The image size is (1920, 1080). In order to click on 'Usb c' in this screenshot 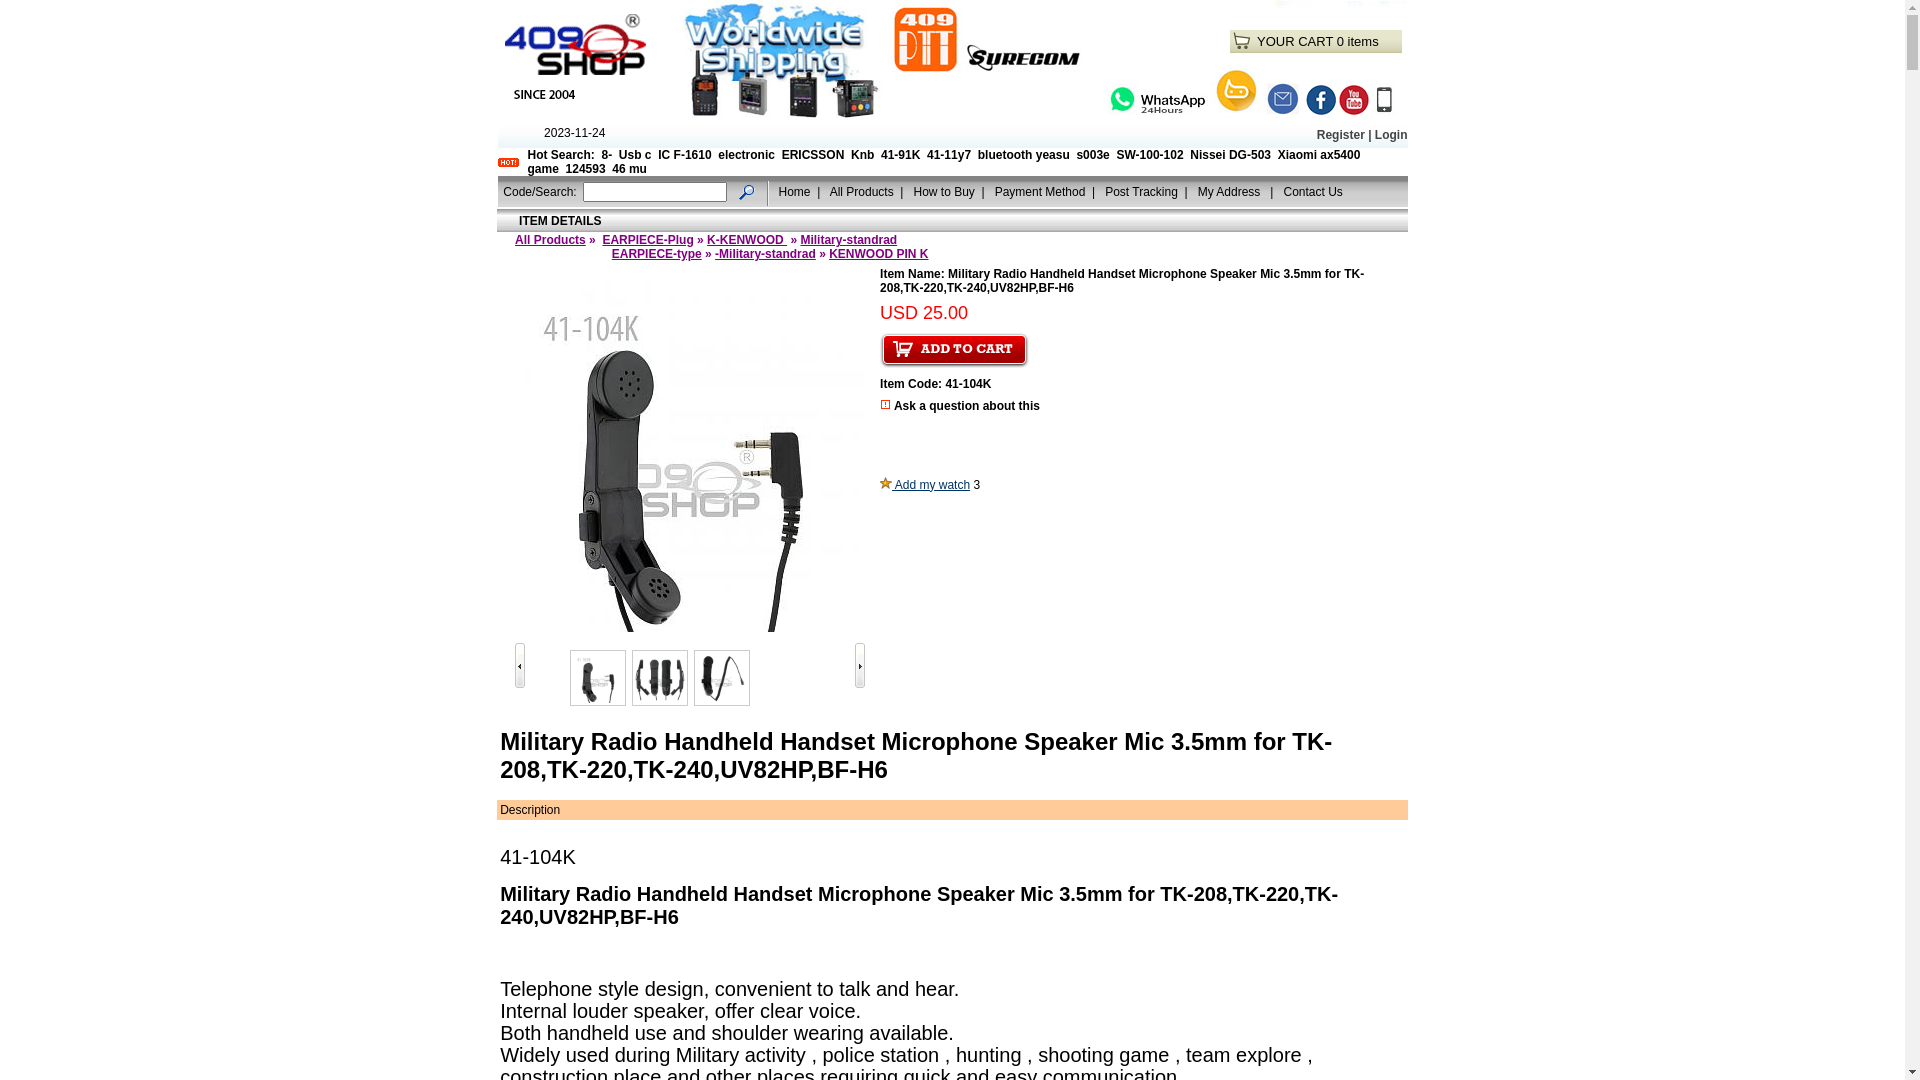, I will do `click(634, 153)`.